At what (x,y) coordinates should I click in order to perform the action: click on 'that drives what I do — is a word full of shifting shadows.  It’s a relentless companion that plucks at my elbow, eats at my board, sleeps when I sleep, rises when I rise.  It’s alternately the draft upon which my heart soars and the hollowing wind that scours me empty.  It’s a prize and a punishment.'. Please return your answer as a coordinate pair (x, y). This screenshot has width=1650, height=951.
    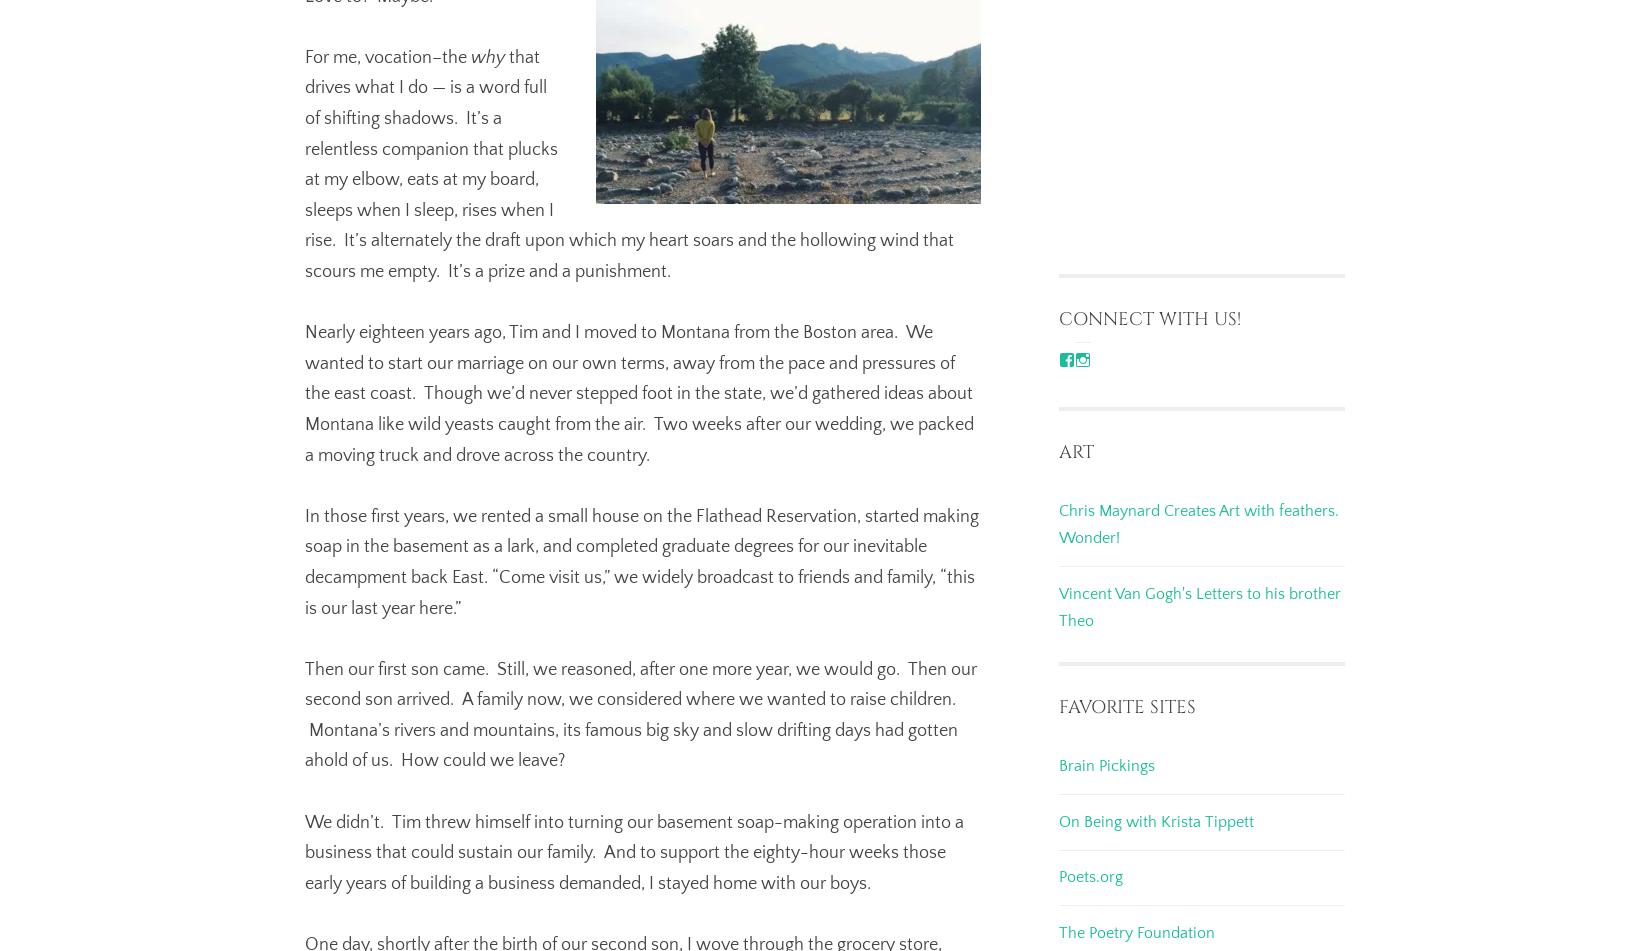
    Looking at the image, I should click on (304, 164).